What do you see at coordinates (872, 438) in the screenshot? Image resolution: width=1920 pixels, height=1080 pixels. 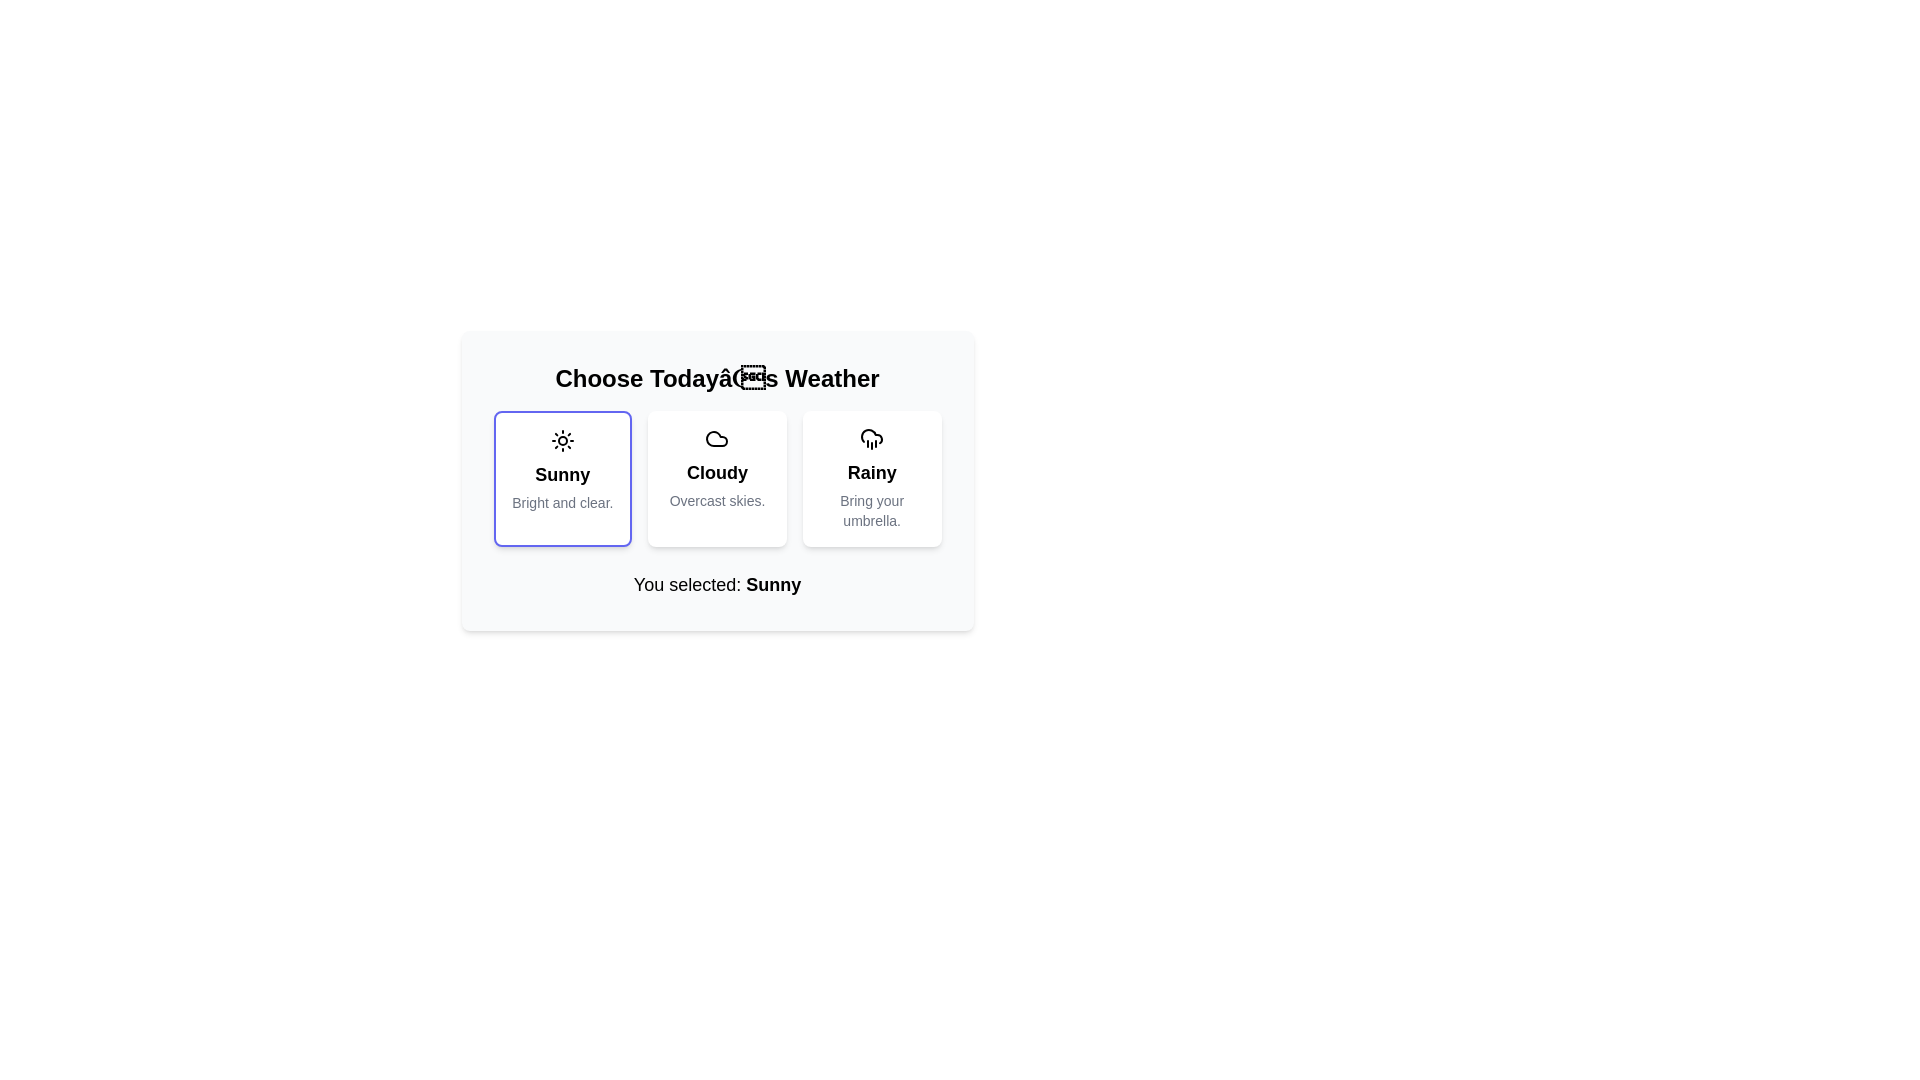 I see `the cloud icon with rain lines underneath, which is located at the top of the 'Rainy' weather selection card` at bounding box center [872, 438].